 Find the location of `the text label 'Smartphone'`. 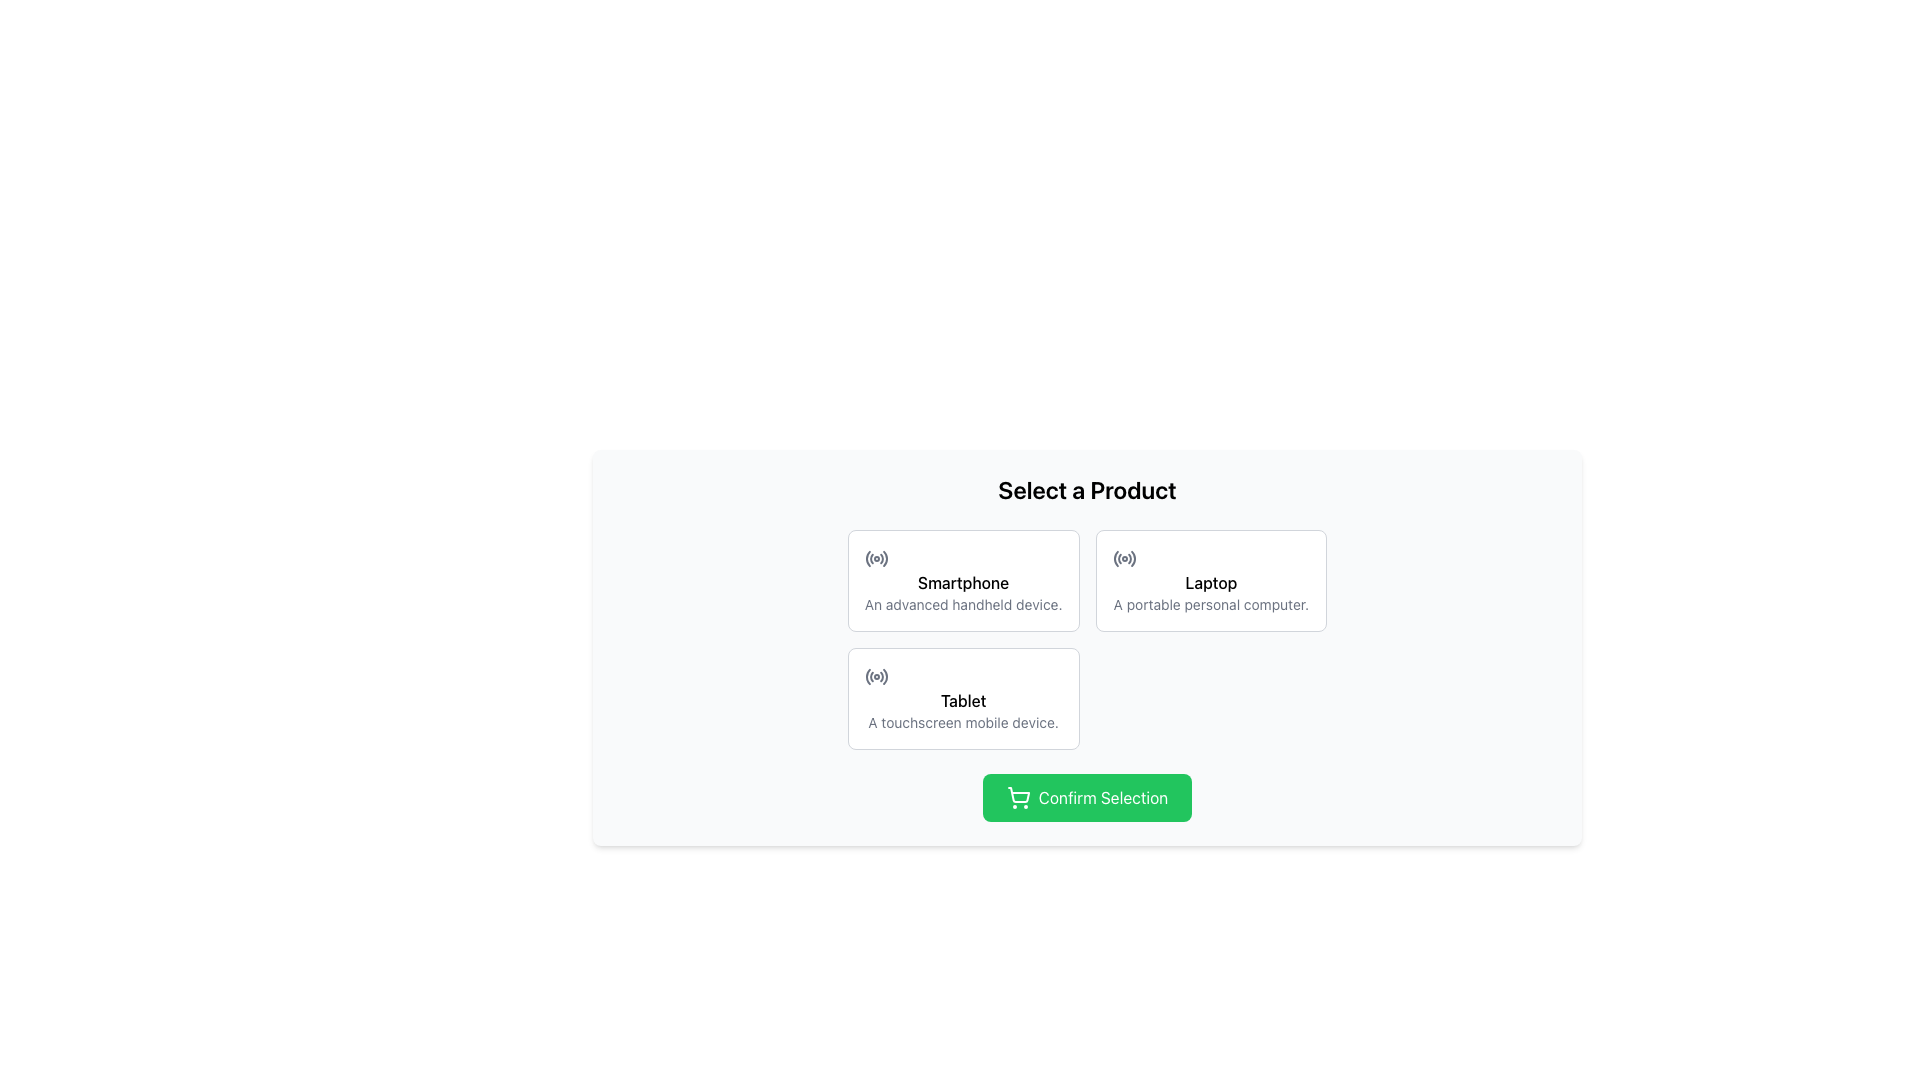

the text label 'Smartphone' is located at coordinates (963, 582).